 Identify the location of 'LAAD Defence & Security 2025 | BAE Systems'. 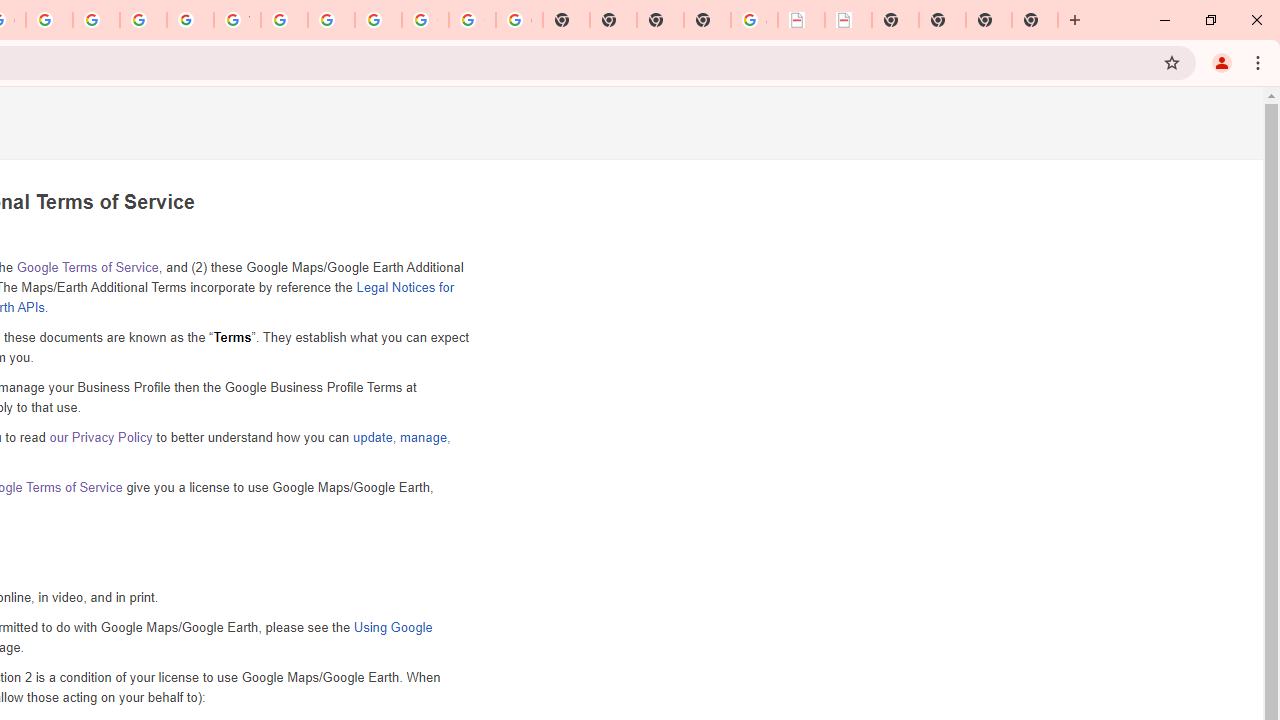
(801, 20).